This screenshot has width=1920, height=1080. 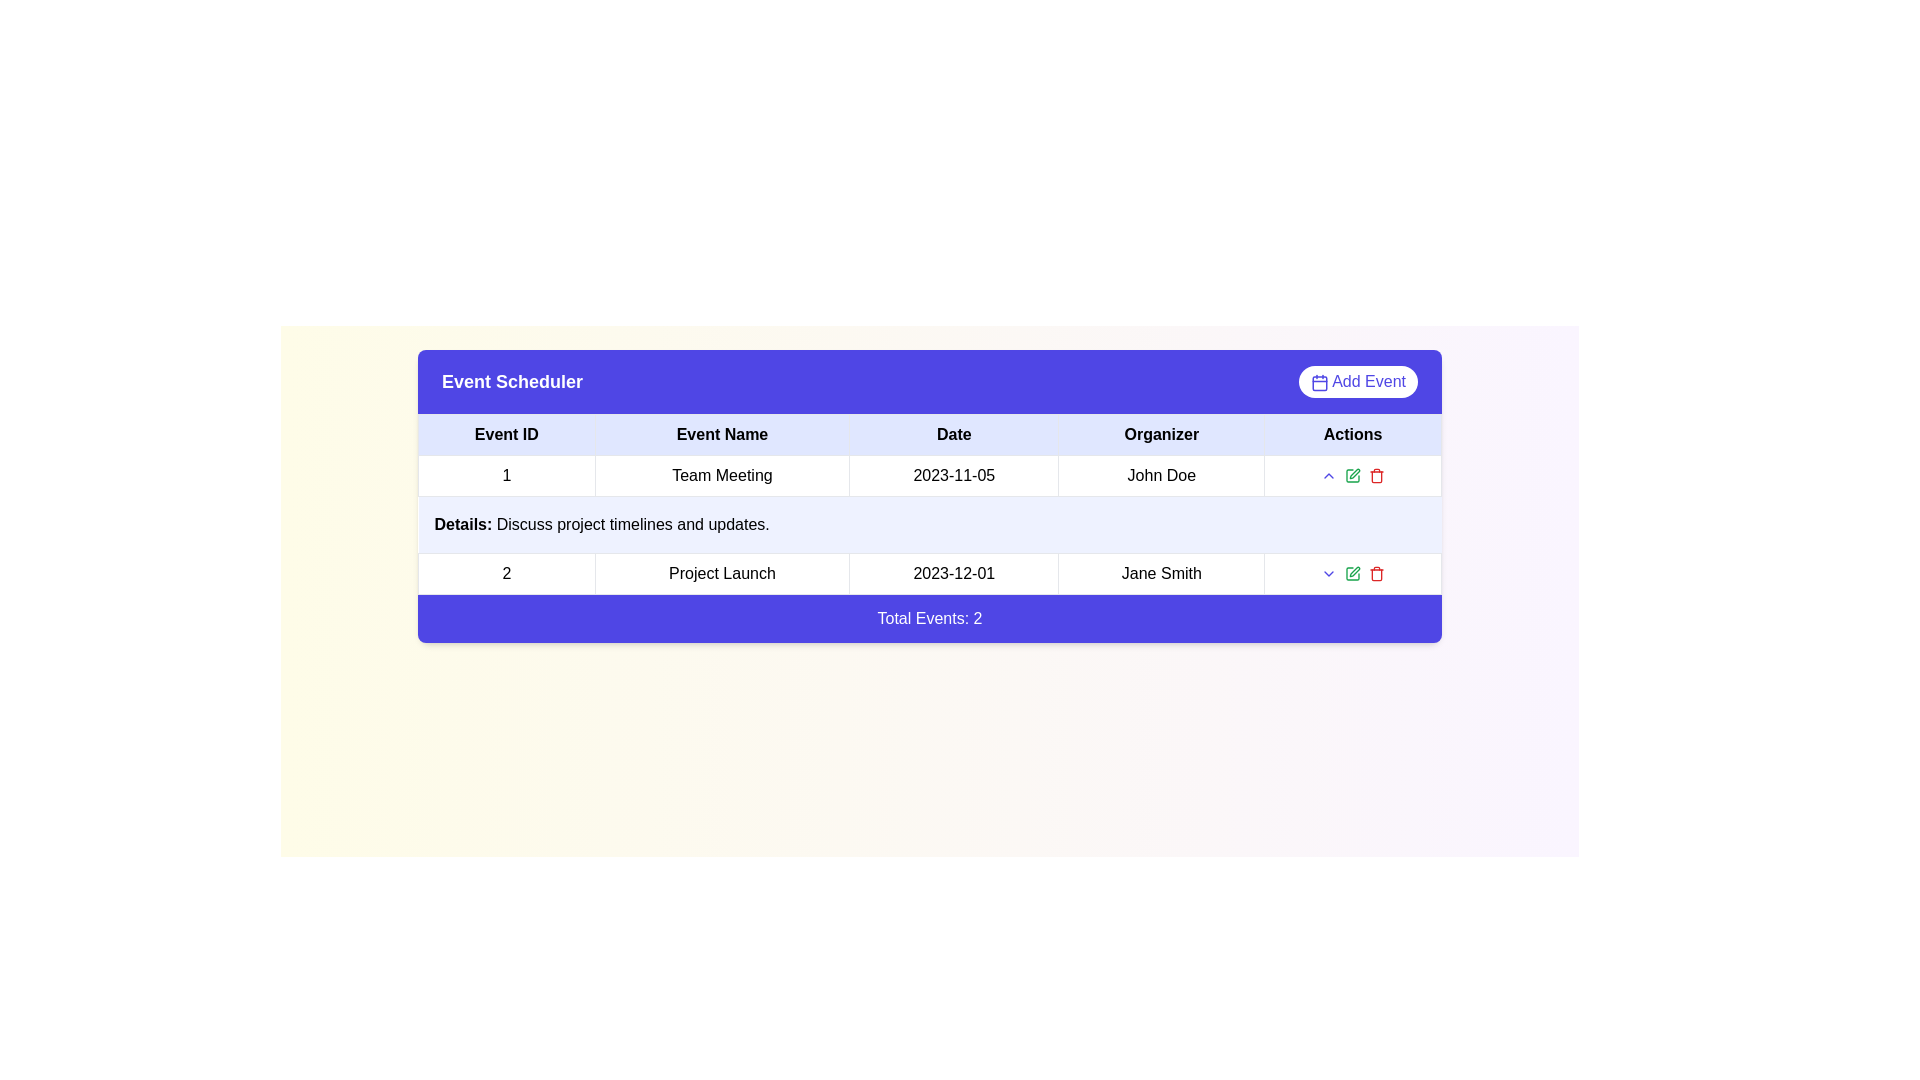 I want to click on the pen icon for edit action, which is a simple line-drawing styled SVG element located in the 'Actions' column of the second row in a tabular layout, so click(x=1355, y=474).